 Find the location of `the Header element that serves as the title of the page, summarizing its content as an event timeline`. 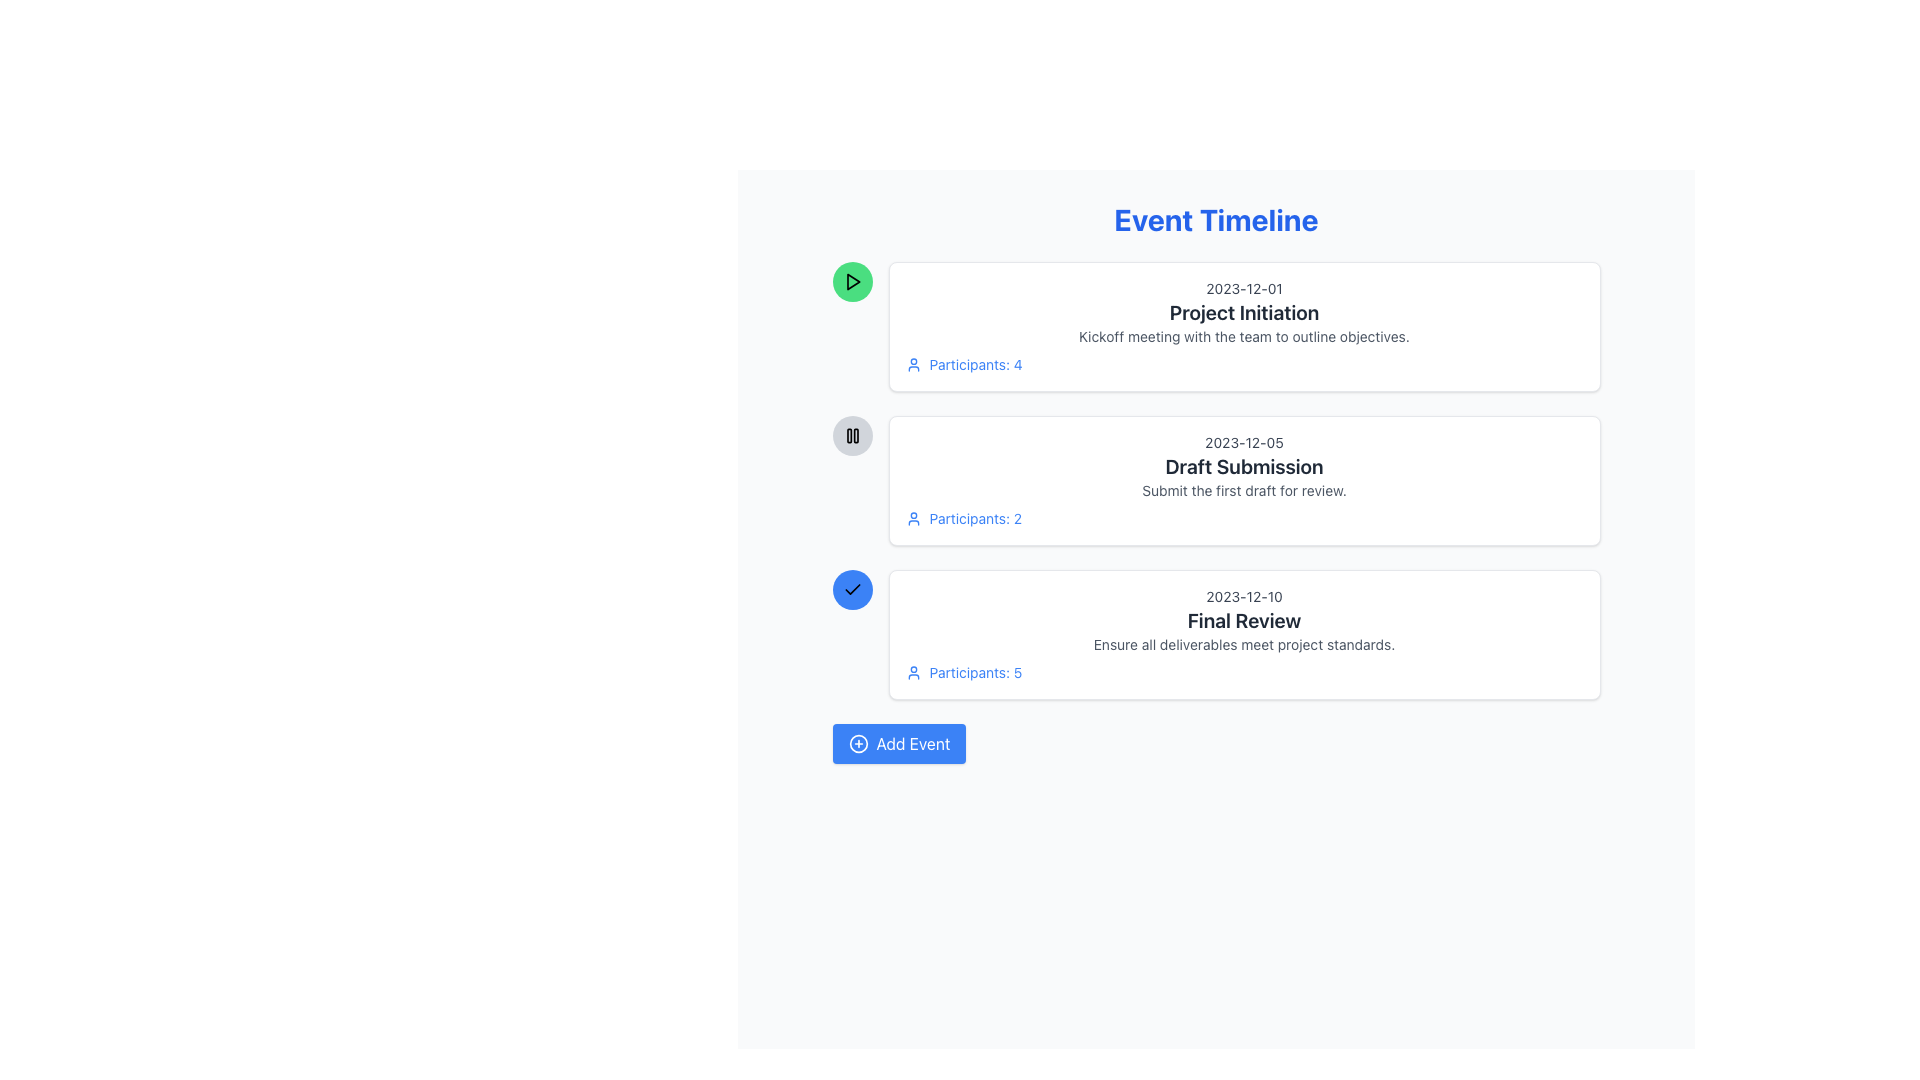

the Header element that serves as the title of the page, summarizing its content as an event timeline is located at coordinates (1215, 219).